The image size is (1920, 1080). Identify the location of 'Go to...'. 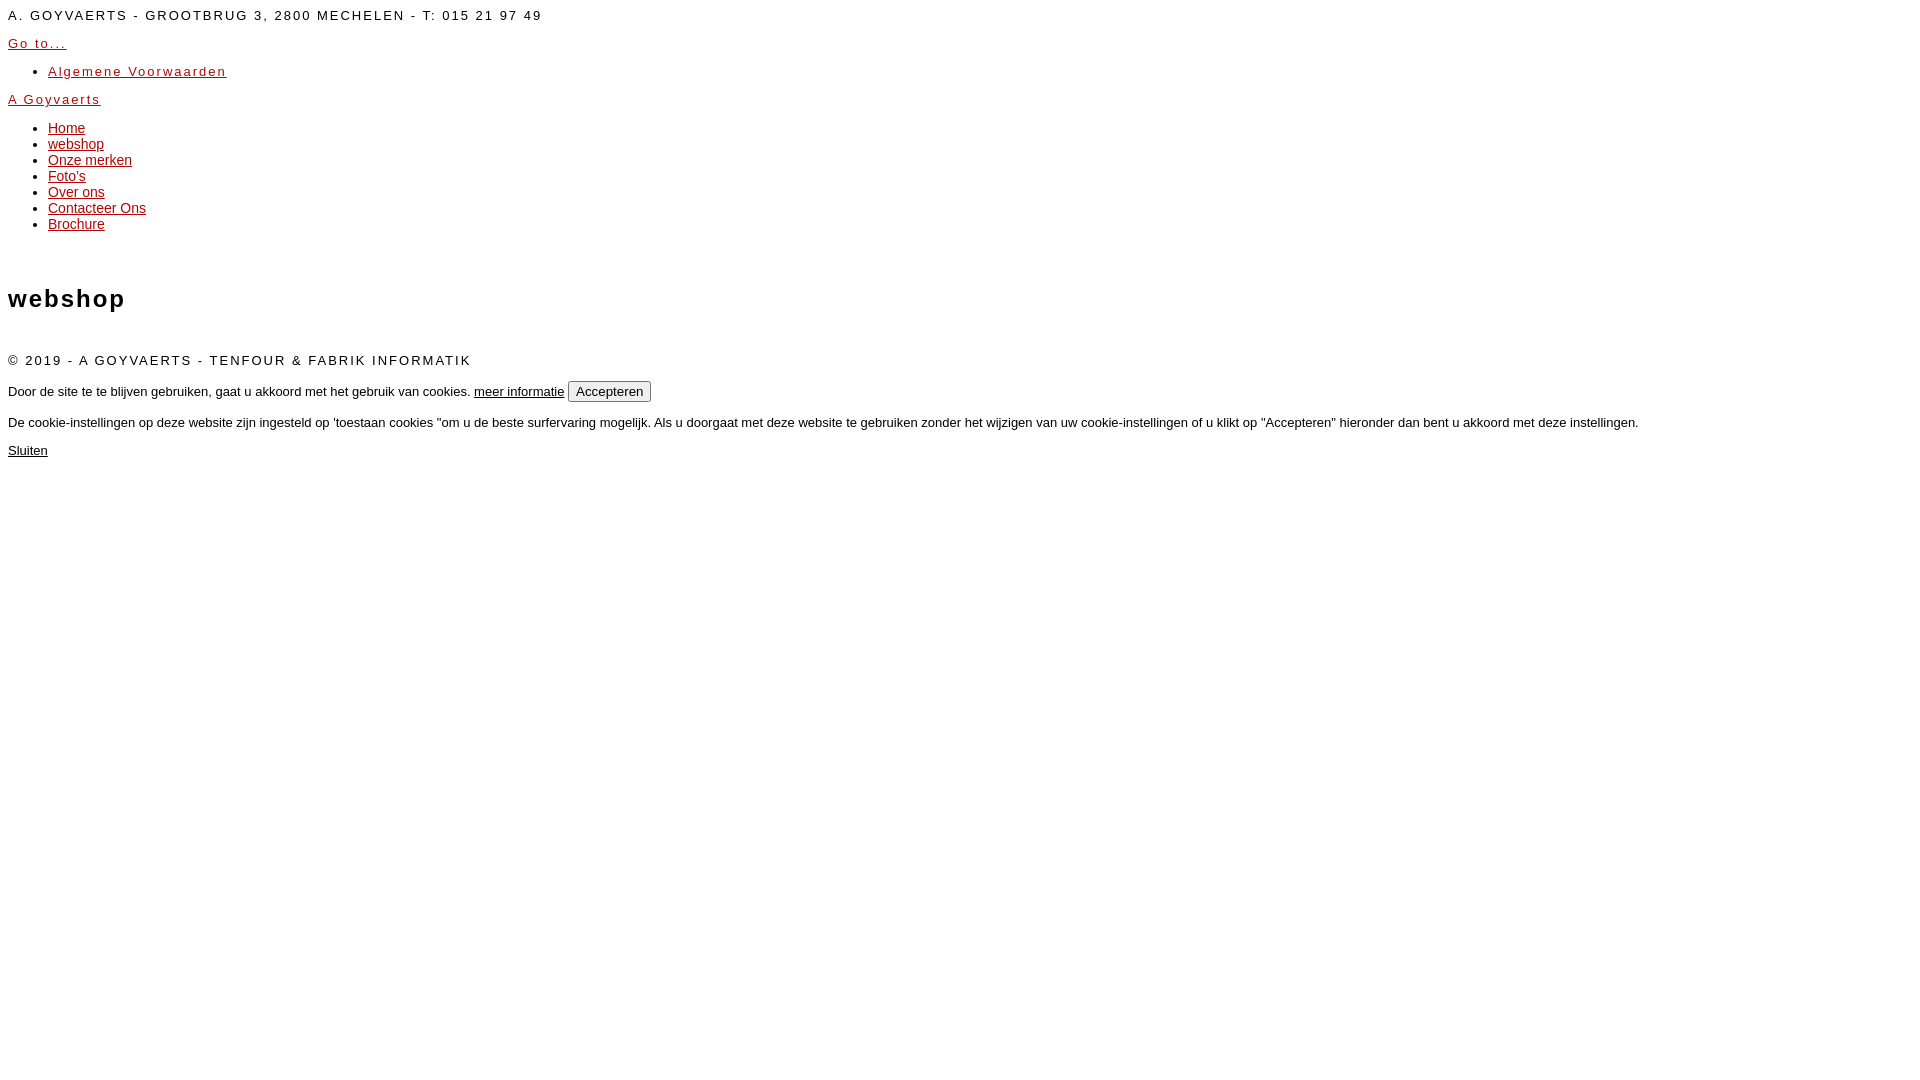
(37, 43).